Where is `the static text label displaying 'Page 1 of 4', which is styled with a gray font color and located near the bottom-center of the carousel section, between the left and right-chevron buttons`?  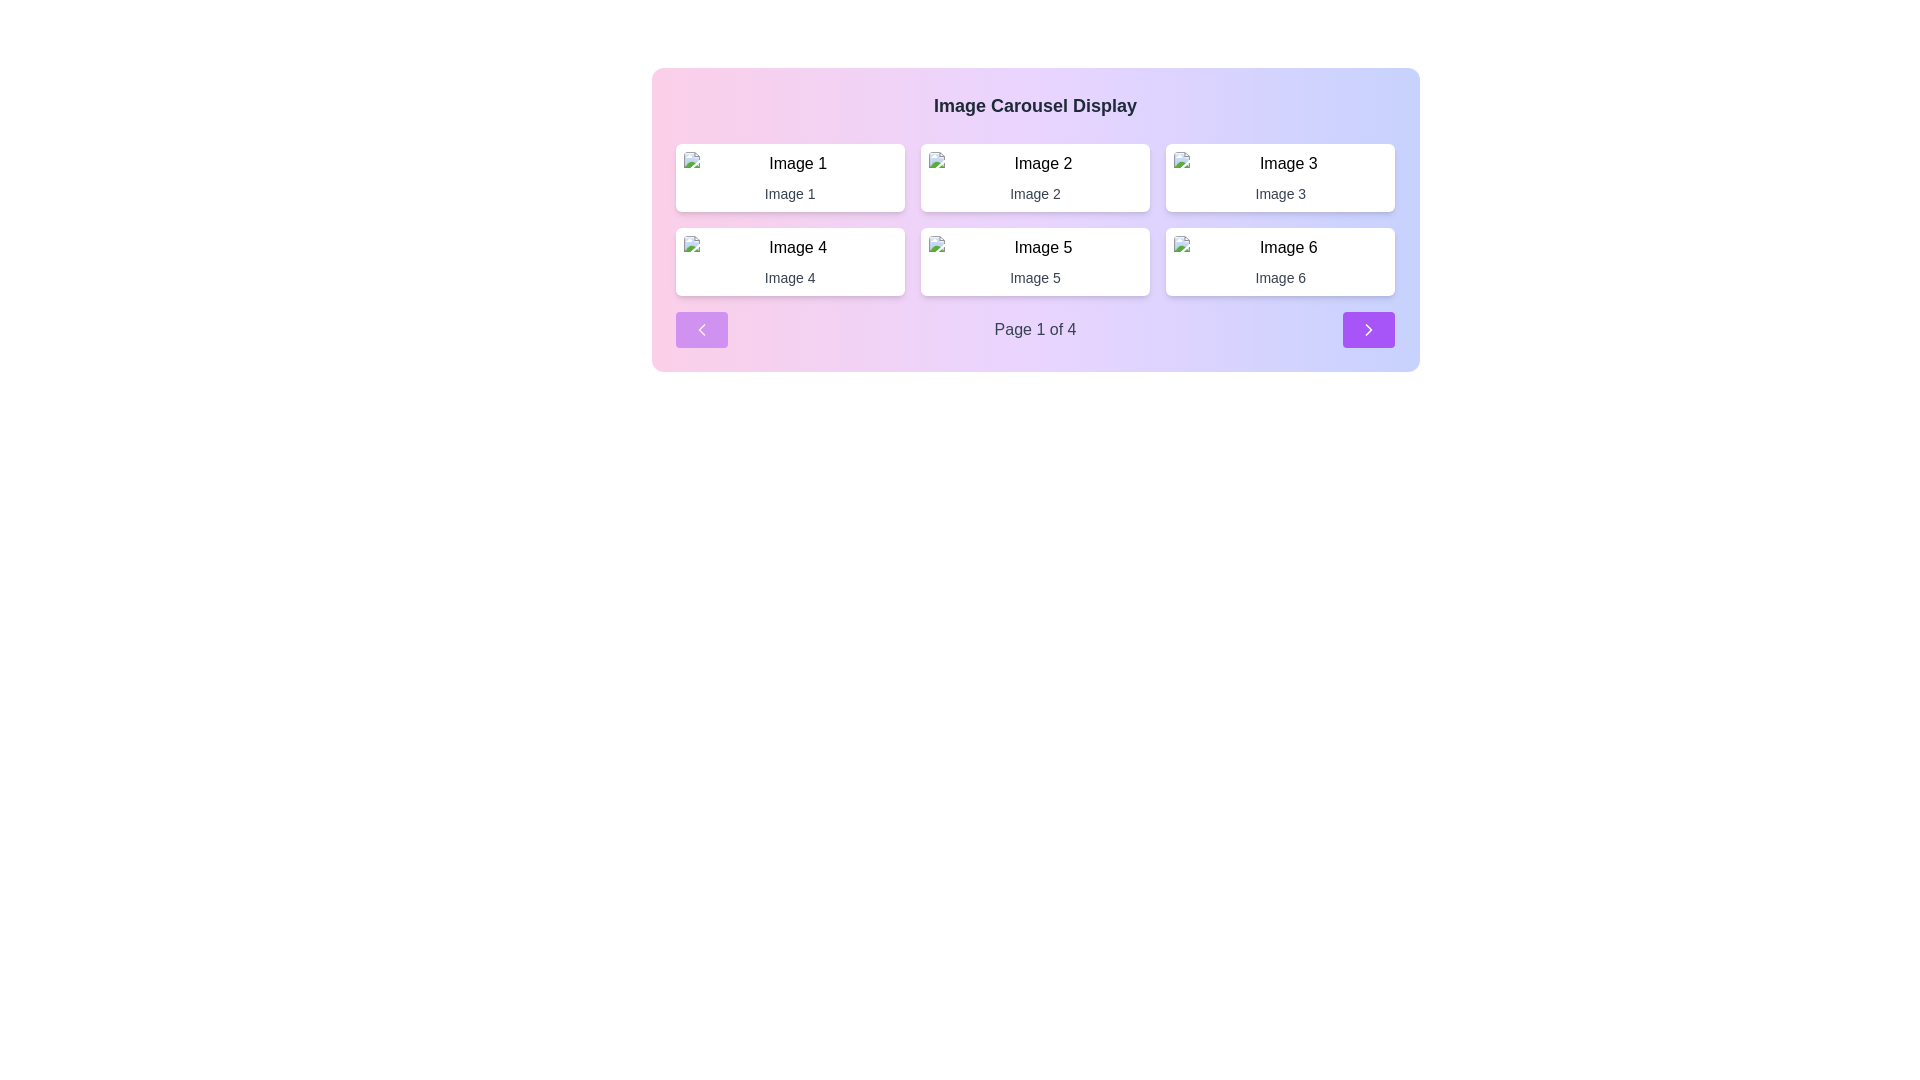 the static text label displaying 'Page 1 of 4', which is styled with a gray font color and located near the bottom-center of the carousel section, between the left and right-chevron buttons is located at coordinates (1035, 329).